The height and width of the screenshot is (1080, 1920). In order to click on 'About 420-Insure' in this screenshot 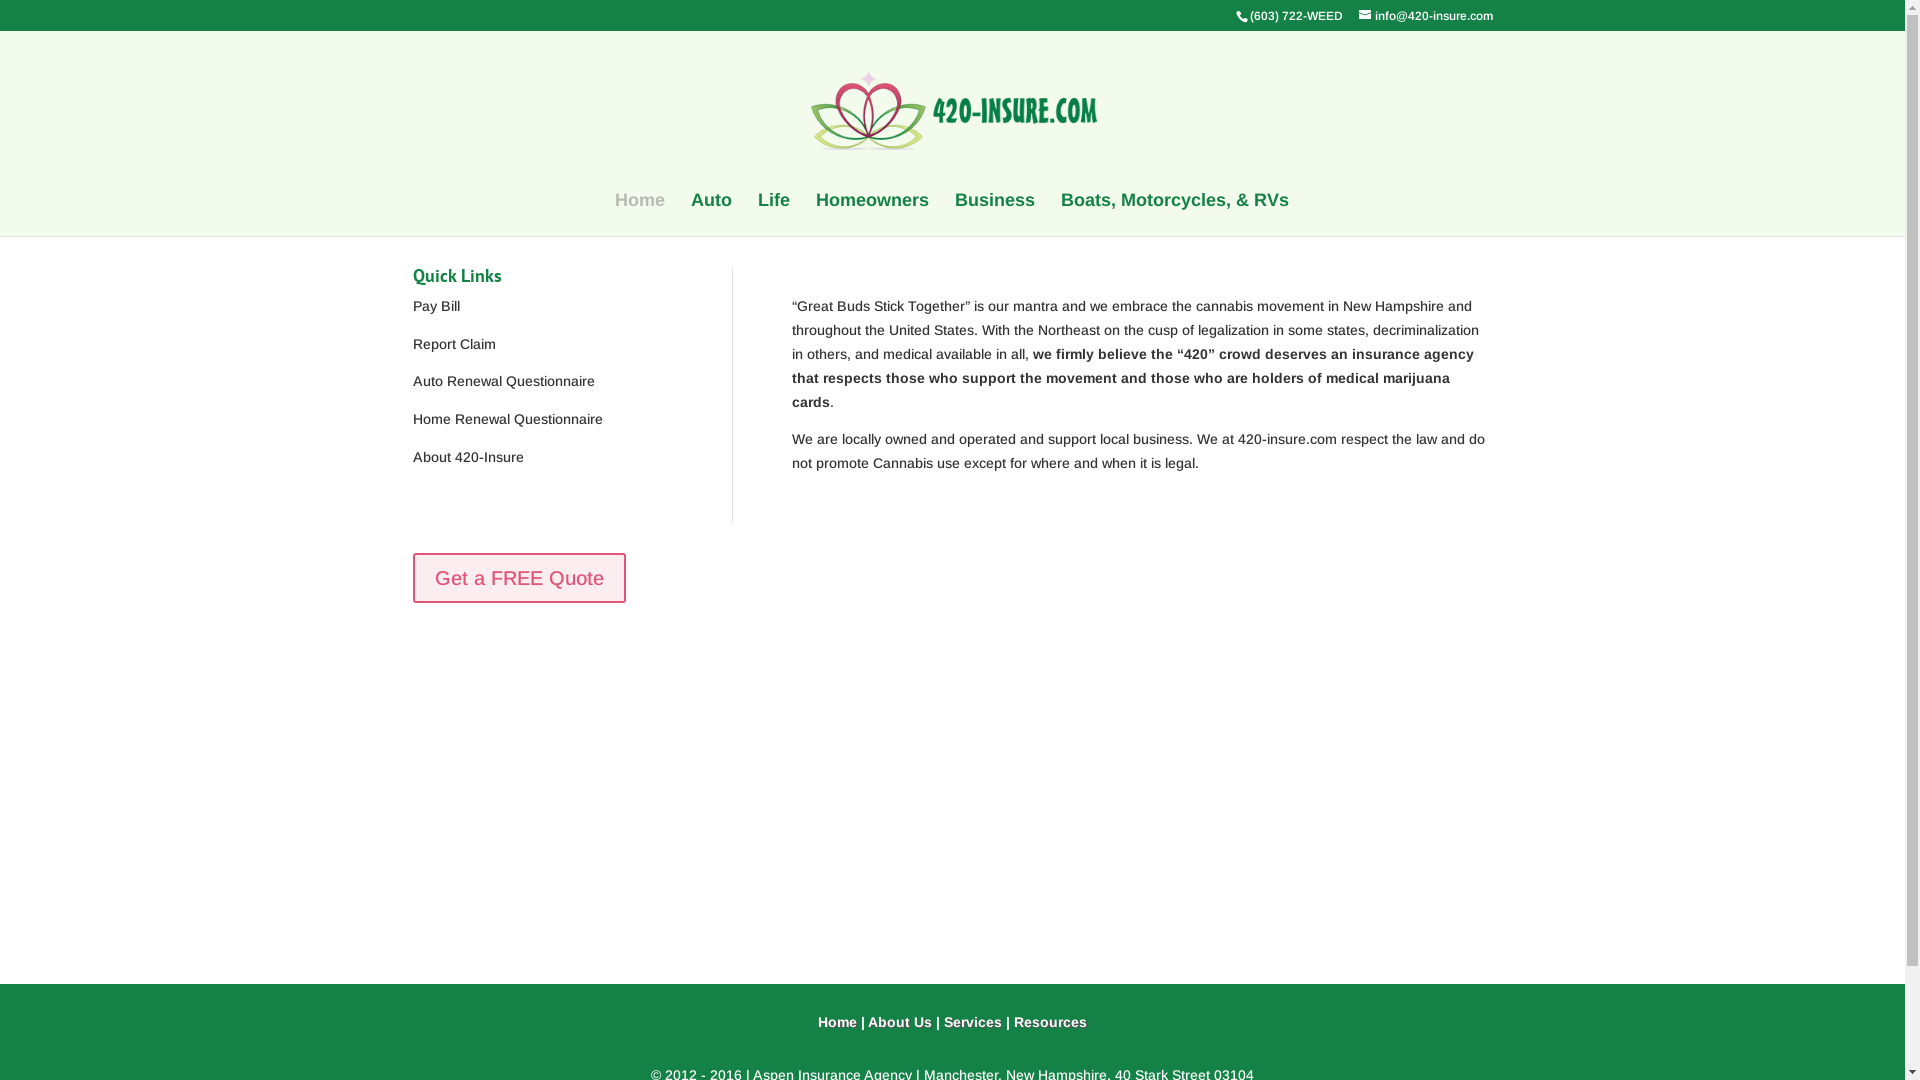, I will do `click(466, 456)`.